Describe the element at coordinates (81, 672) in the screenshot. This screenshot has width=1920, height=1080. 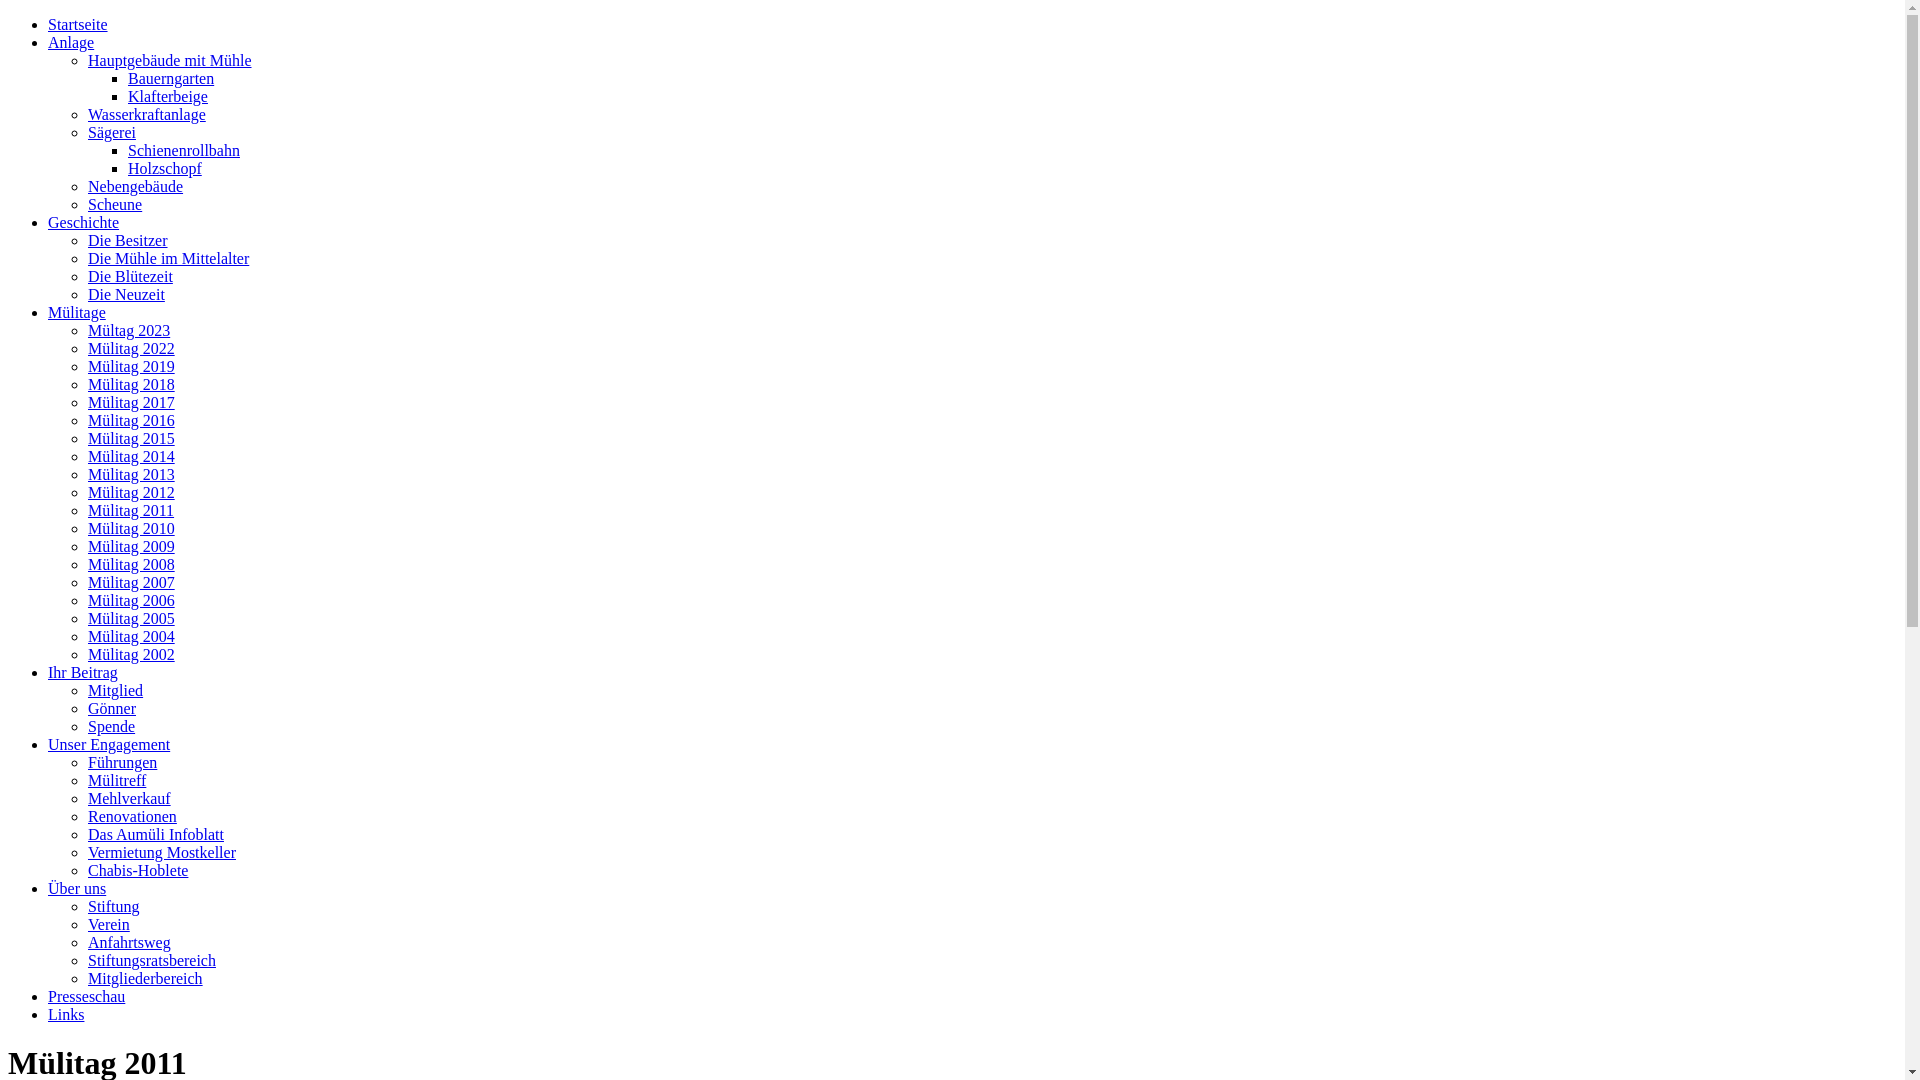
I see `'Ihr Beitrag'` at that location.